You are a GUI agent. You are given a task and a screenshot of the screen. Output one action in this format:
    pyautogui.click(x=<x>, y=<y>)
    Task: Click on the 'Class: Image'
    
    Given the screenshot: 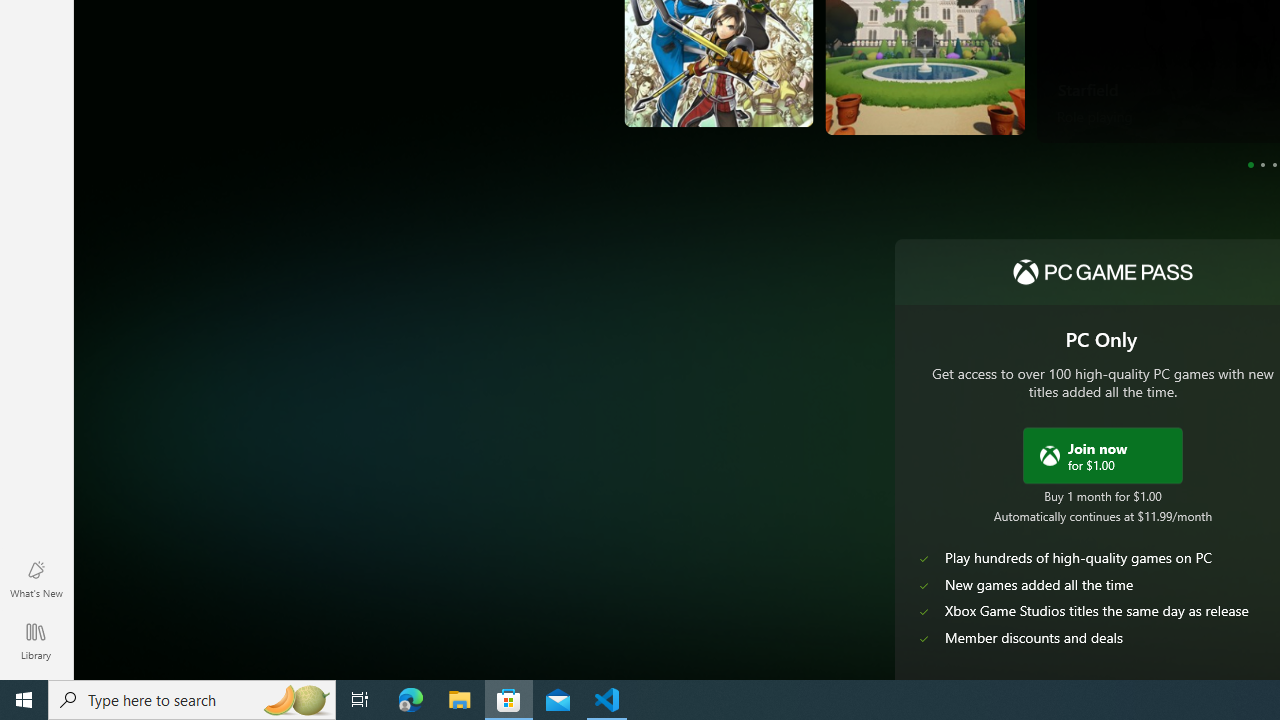 What is the action you would take?
    pyautogui.click(x=1048, y=455)
    